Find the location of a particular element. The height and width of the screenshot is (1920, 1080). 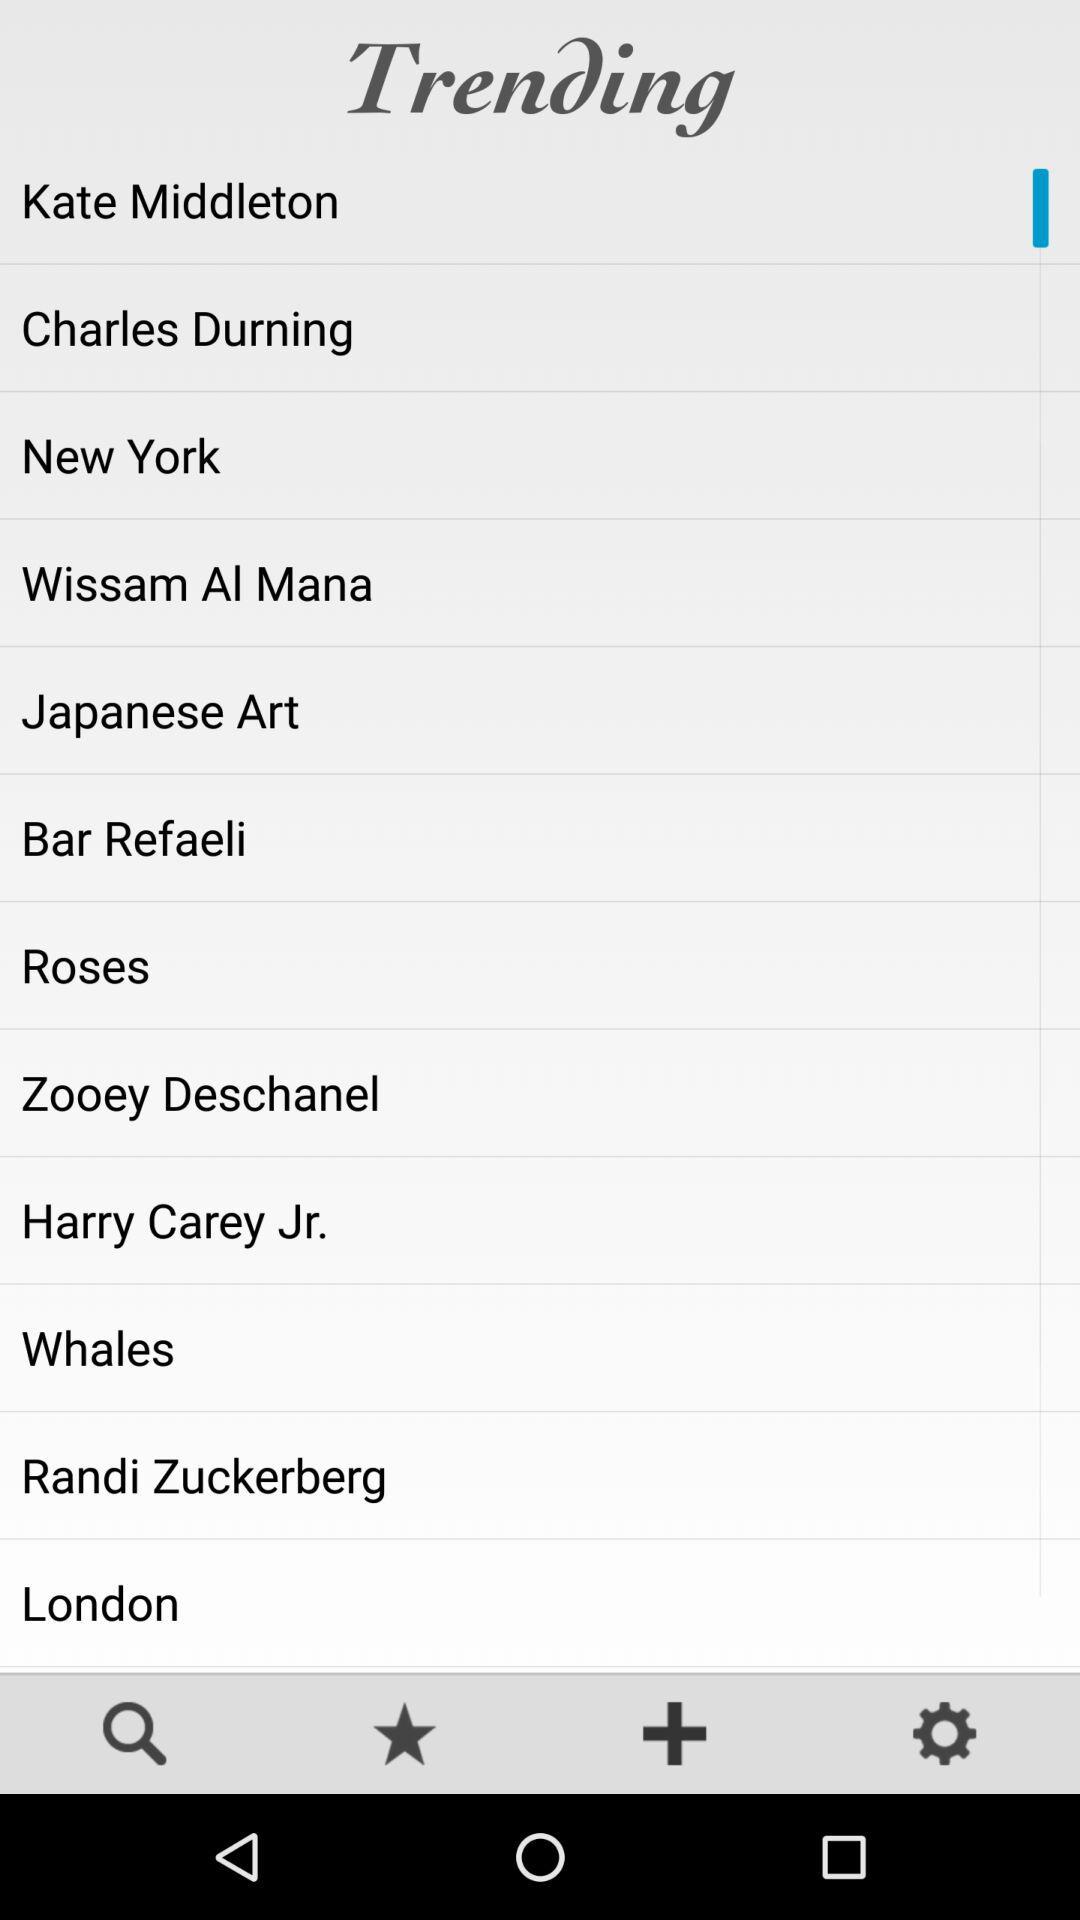

lucy liu app is located at coordinates (540, 1669).